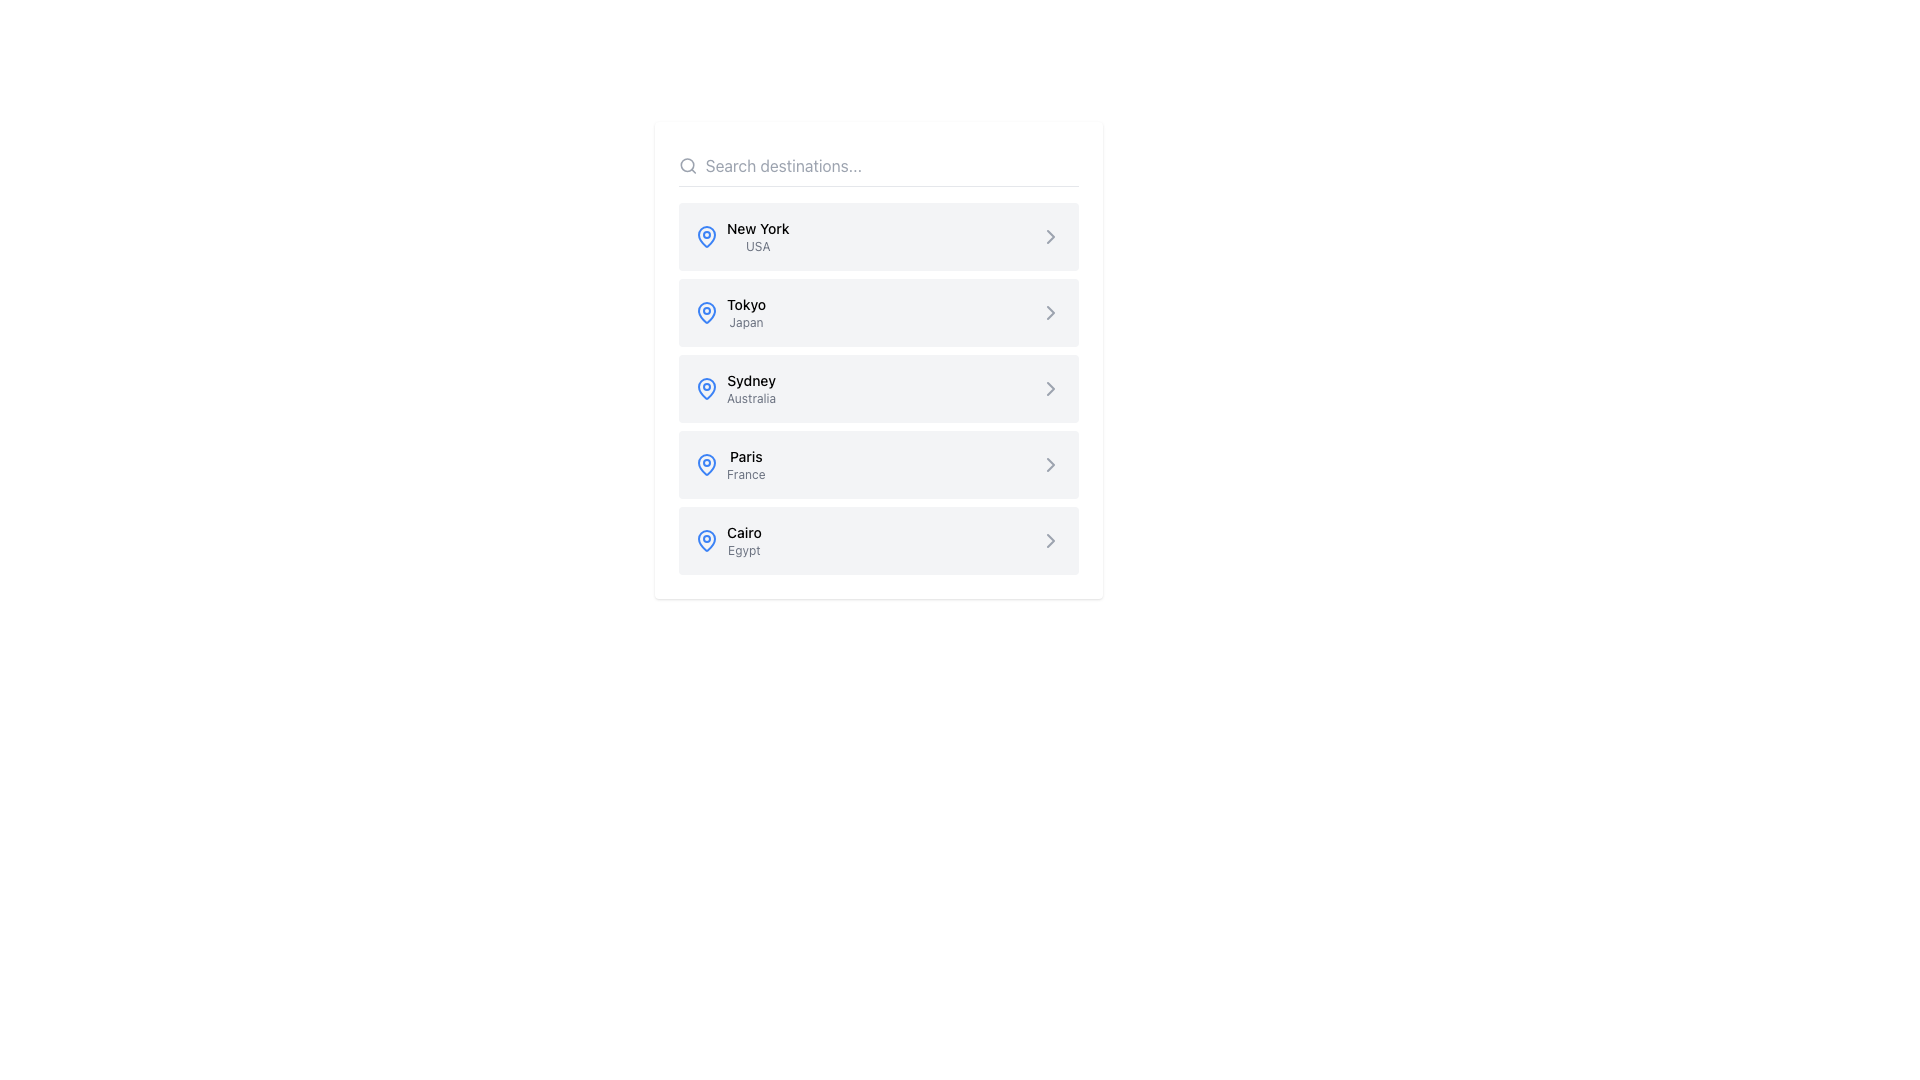 This screenshot has width=1920, height=1080. What do you see at coordinates (745, 312) in the screenshot?
I see `label representing the location Tokyo, Japan, which is located in the second row of a vertical list, adjacent to a blue map pin icon on the left and a chevron icon on the right` at bounding box center [745, 312].